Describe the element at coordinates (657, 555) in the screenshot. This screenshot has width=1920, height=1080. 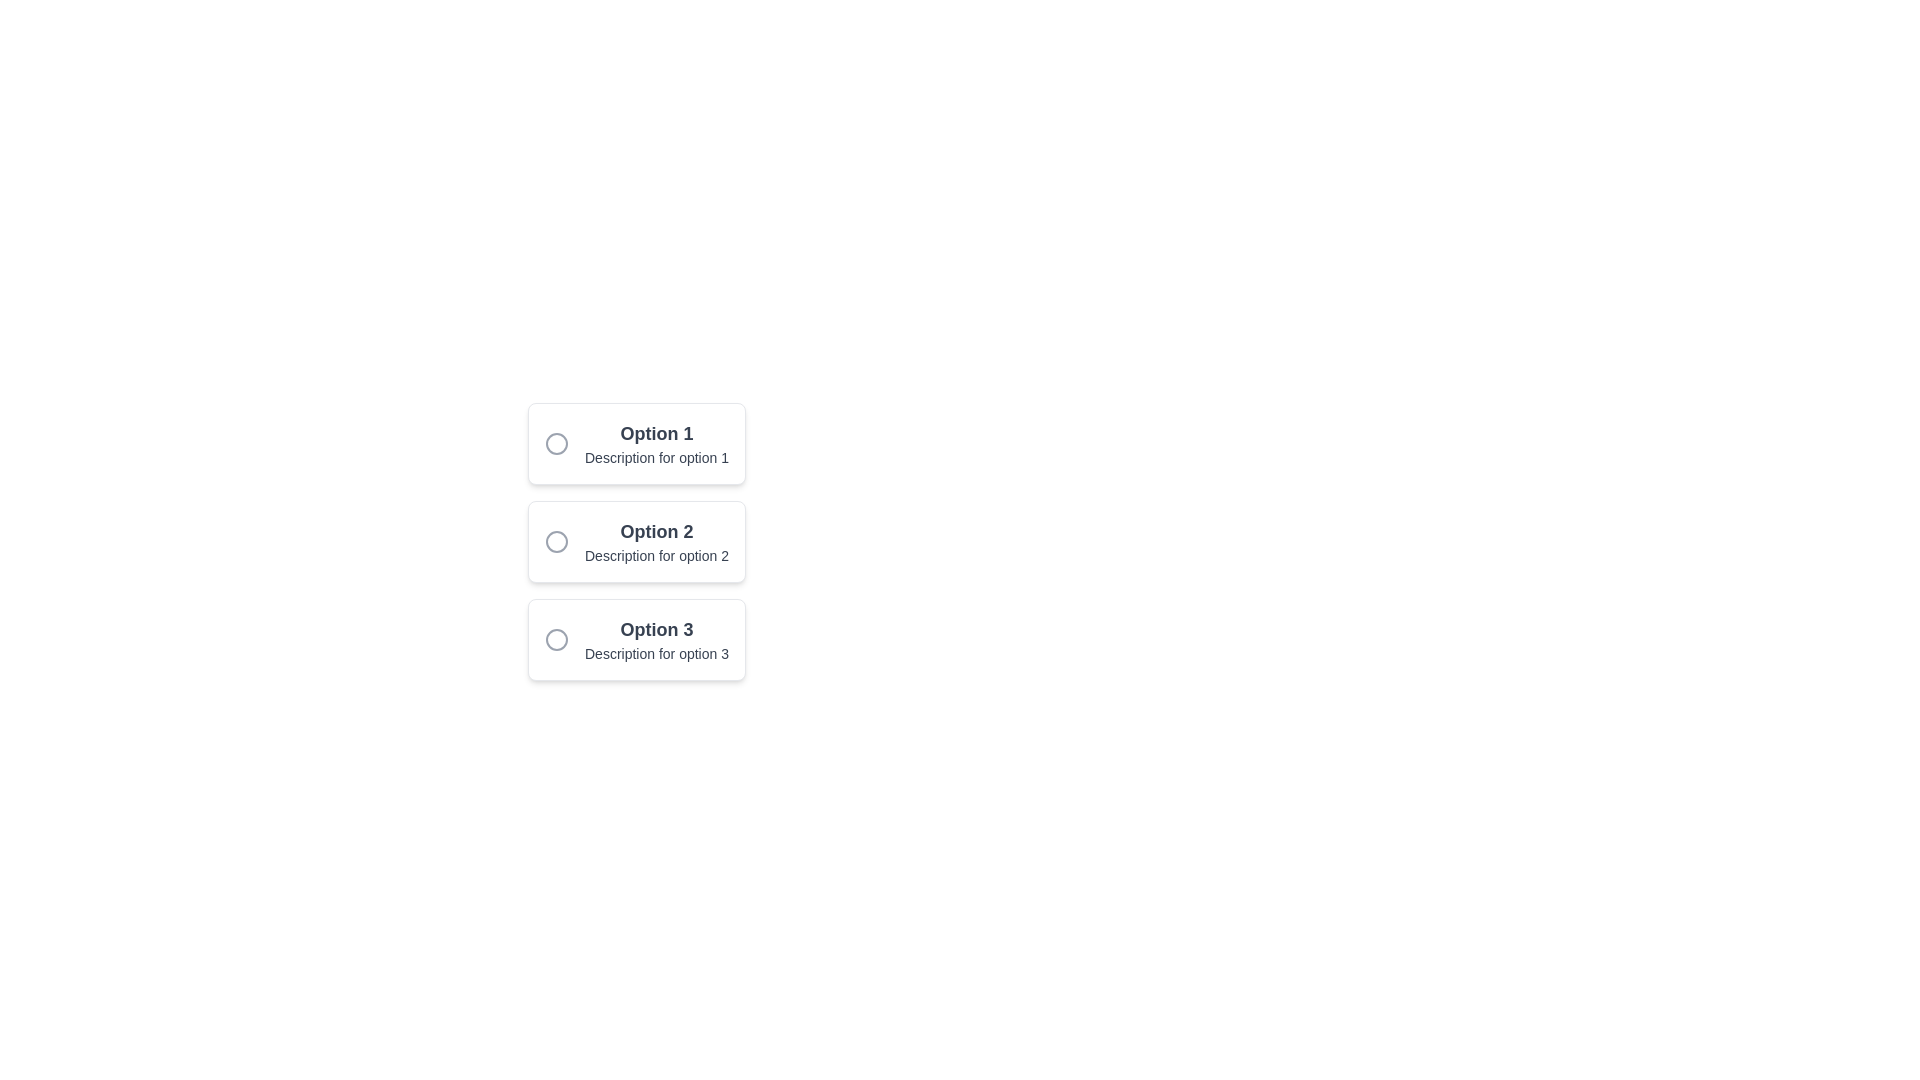
I see `the text label that describes 'Option 2', which is the second line of text directly below the bold 'Option 2'` at that location.